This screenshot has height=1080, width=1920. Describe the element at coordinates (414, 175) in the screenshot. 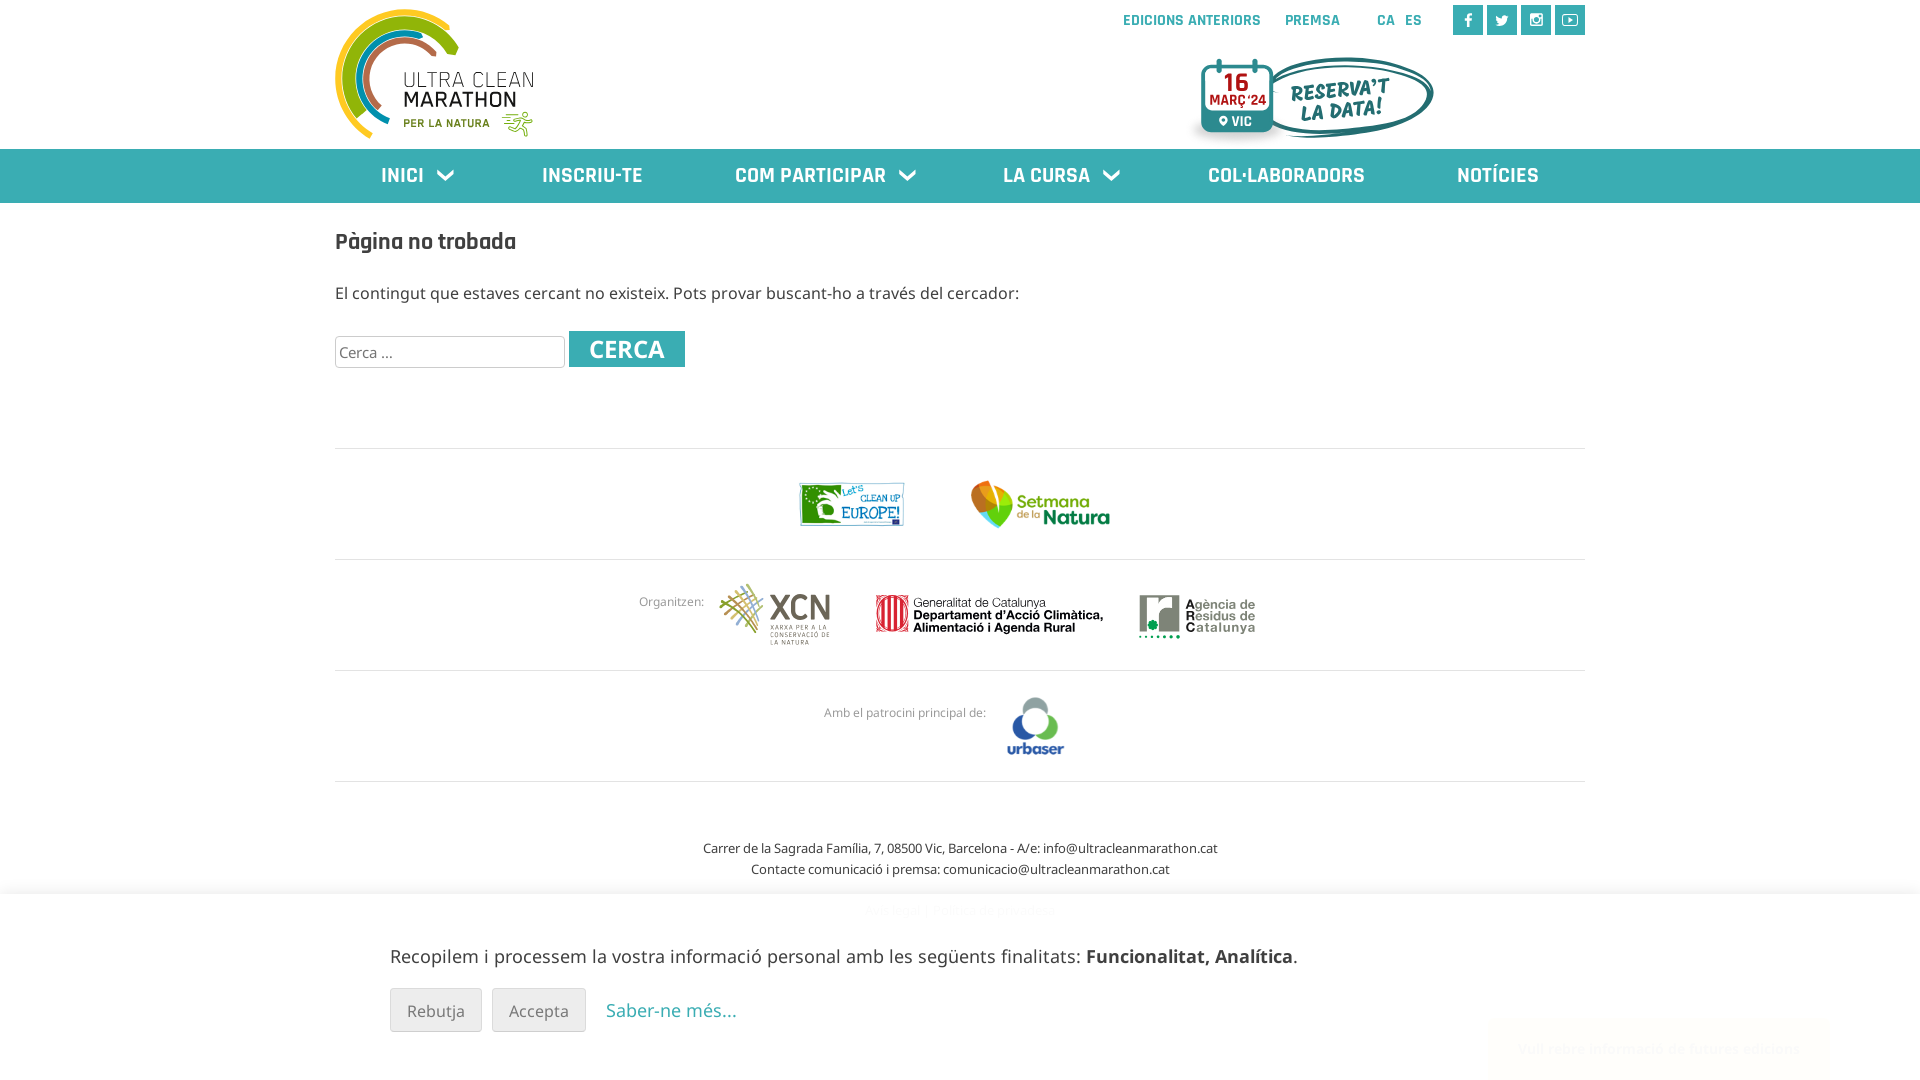

I see `'INICI'` at that location.